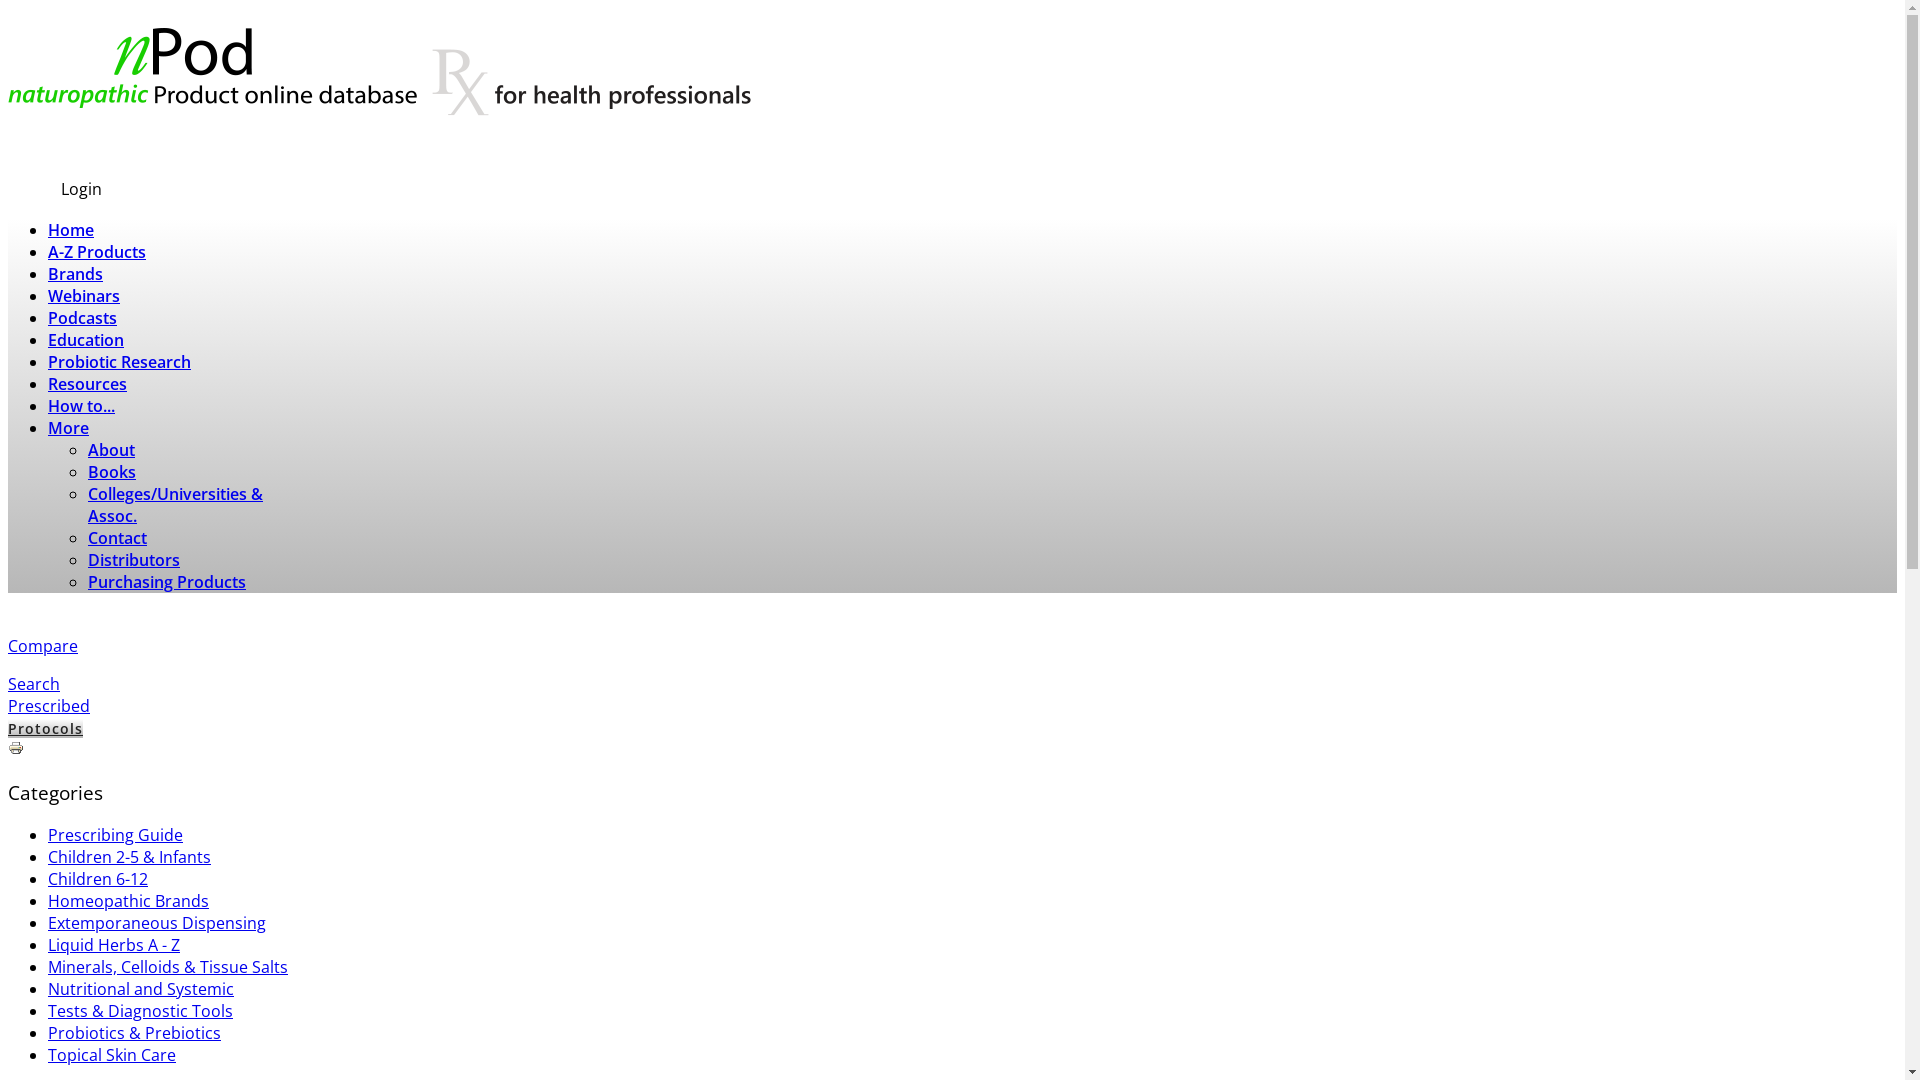 This screenshot has height=1080, width=1920. I want to click on 'Search', so click(33, 682).